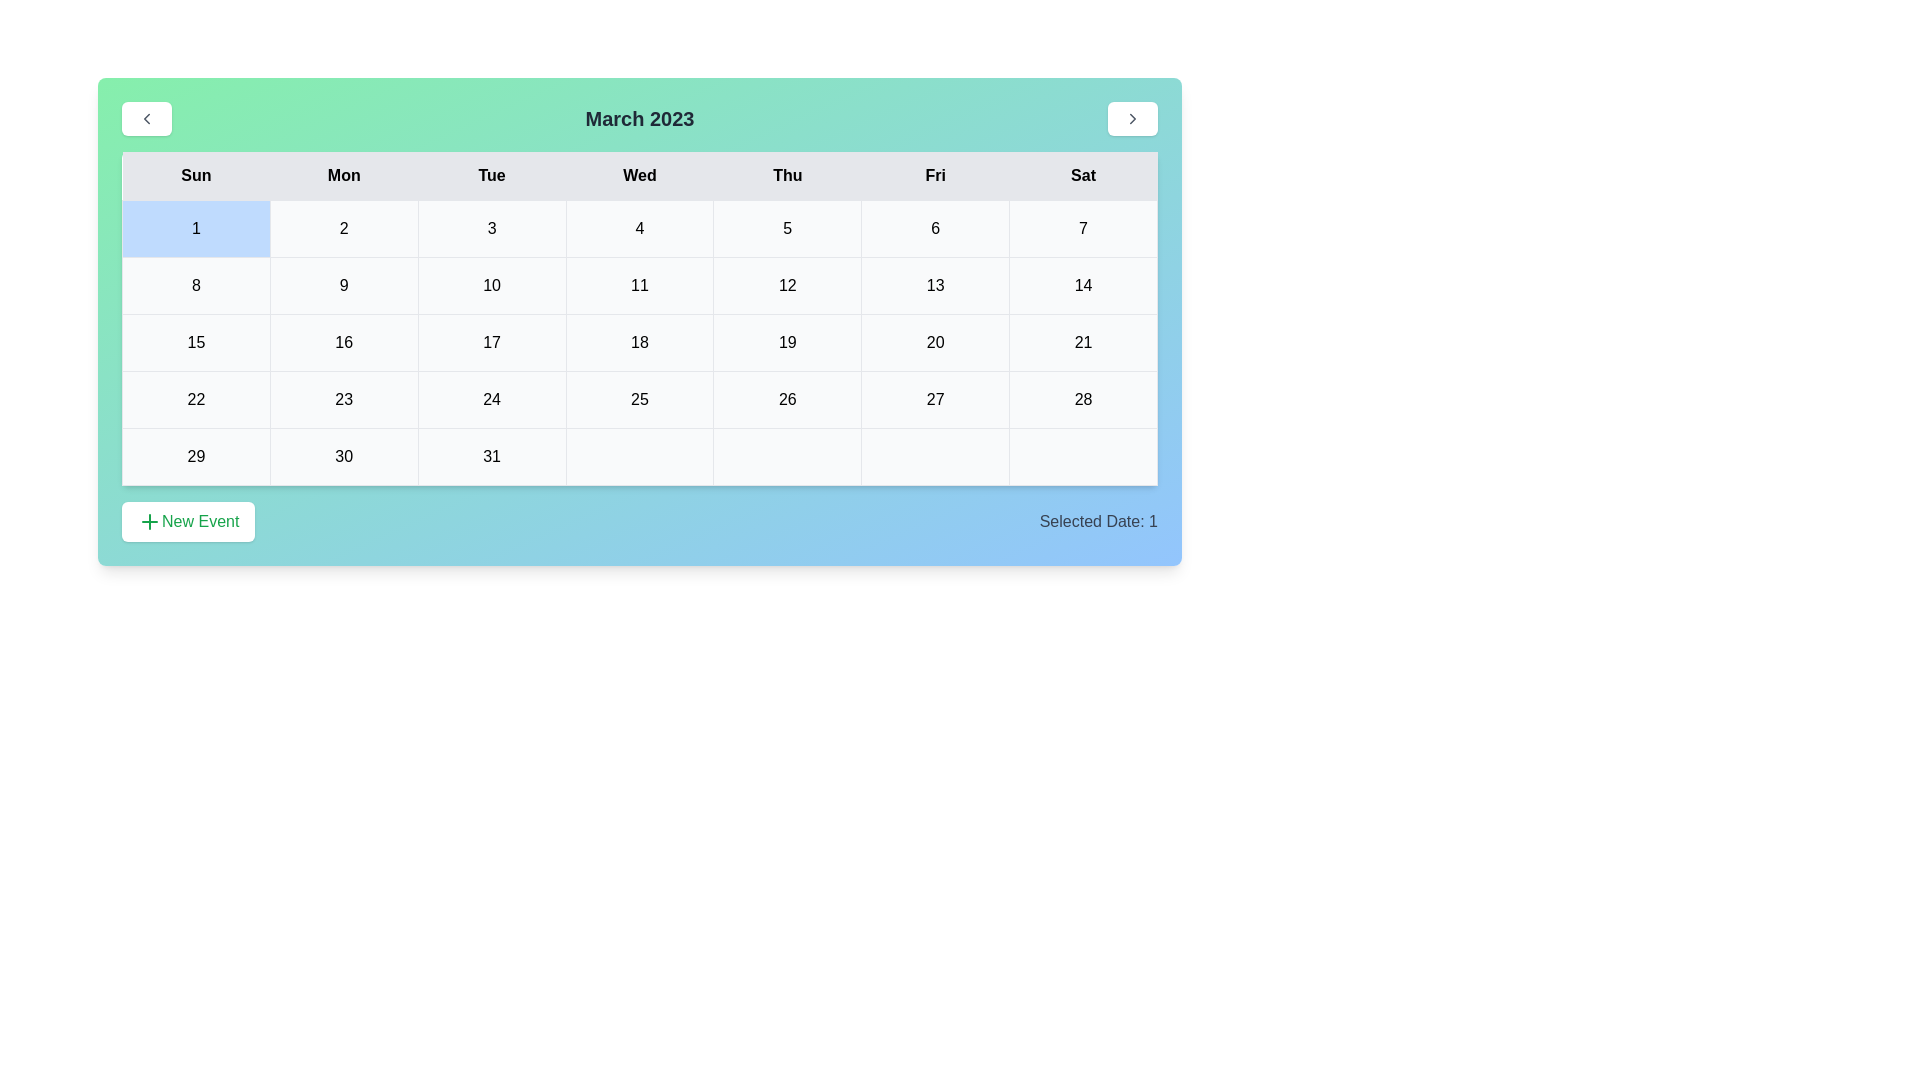  What do you see at coordinates (196, 400) in the screenshot?
I see `the cell representing the date 22 in the calendar` at bounding box center [196, 400].